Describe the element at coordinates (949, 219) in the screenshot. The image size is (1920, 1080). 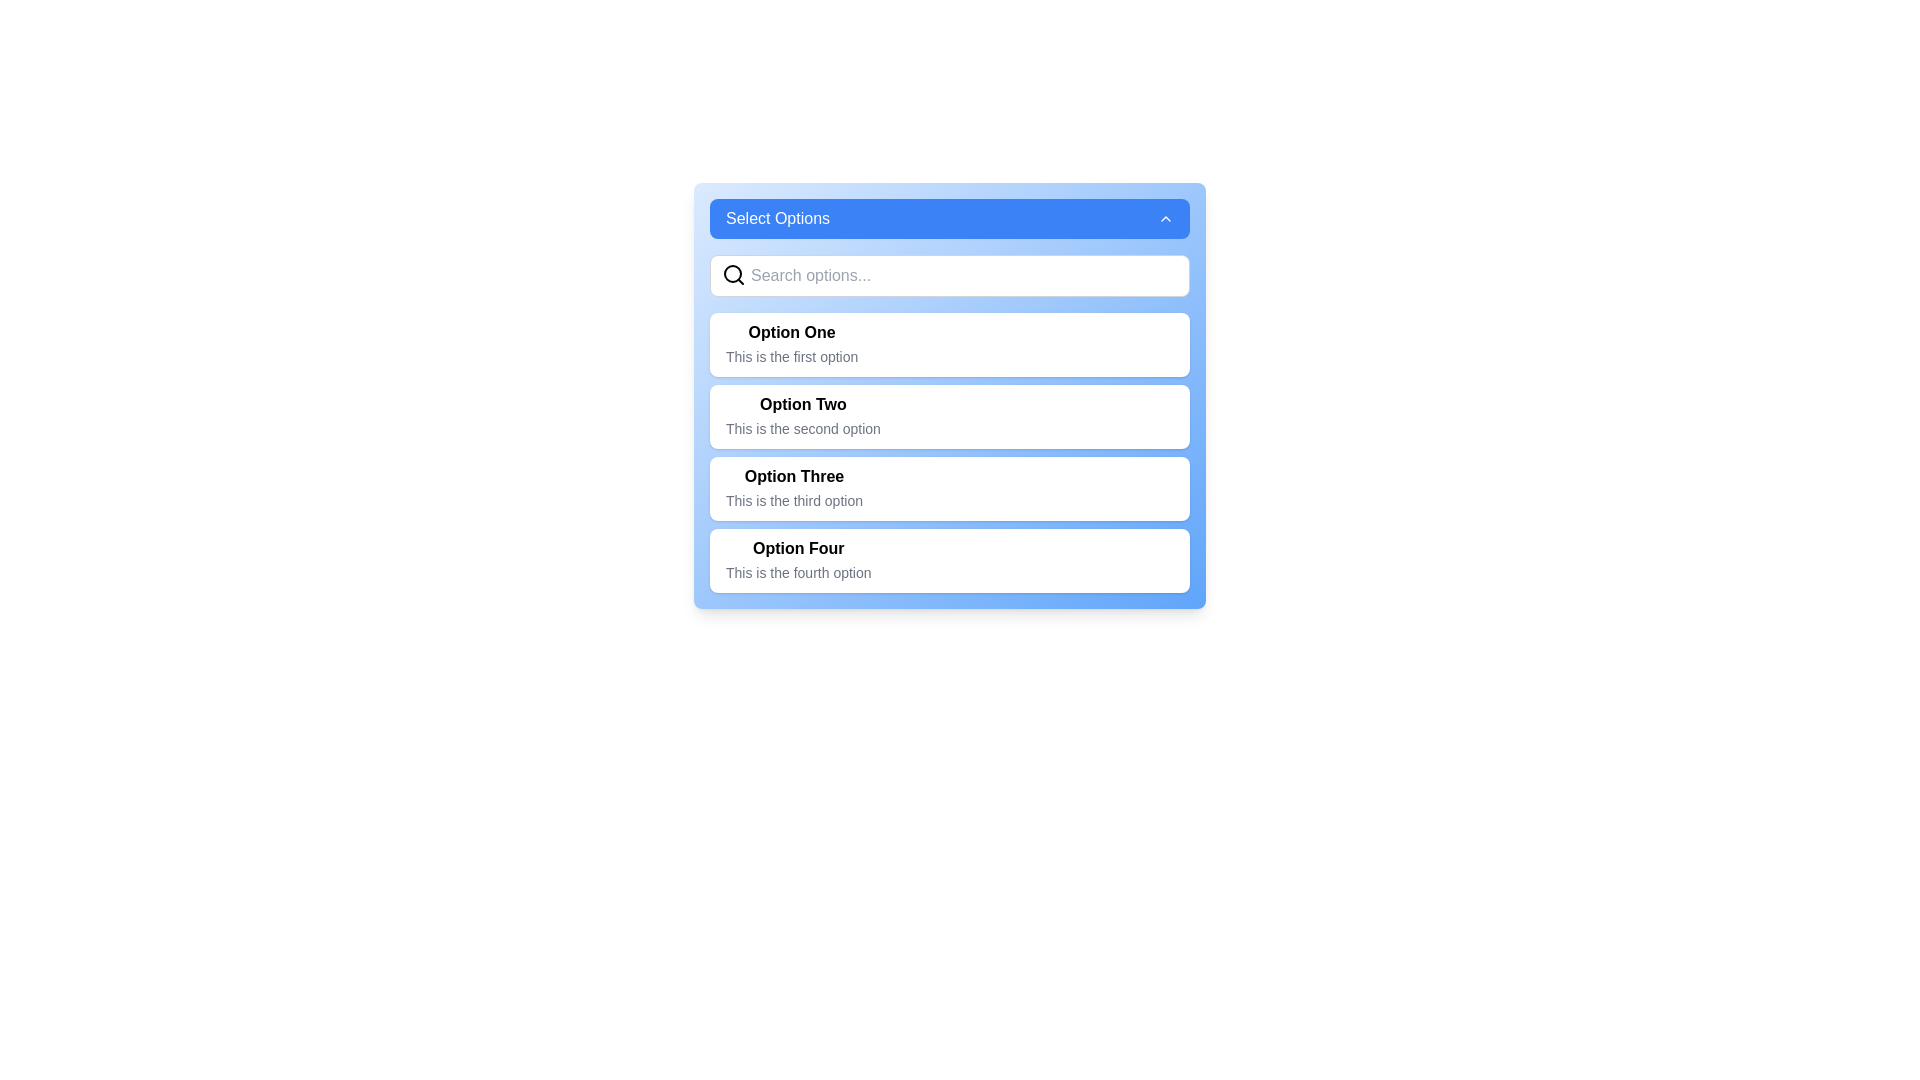
I see `the blue rectangular Dropdown trigger button labeled 'Select Options'` at that location.